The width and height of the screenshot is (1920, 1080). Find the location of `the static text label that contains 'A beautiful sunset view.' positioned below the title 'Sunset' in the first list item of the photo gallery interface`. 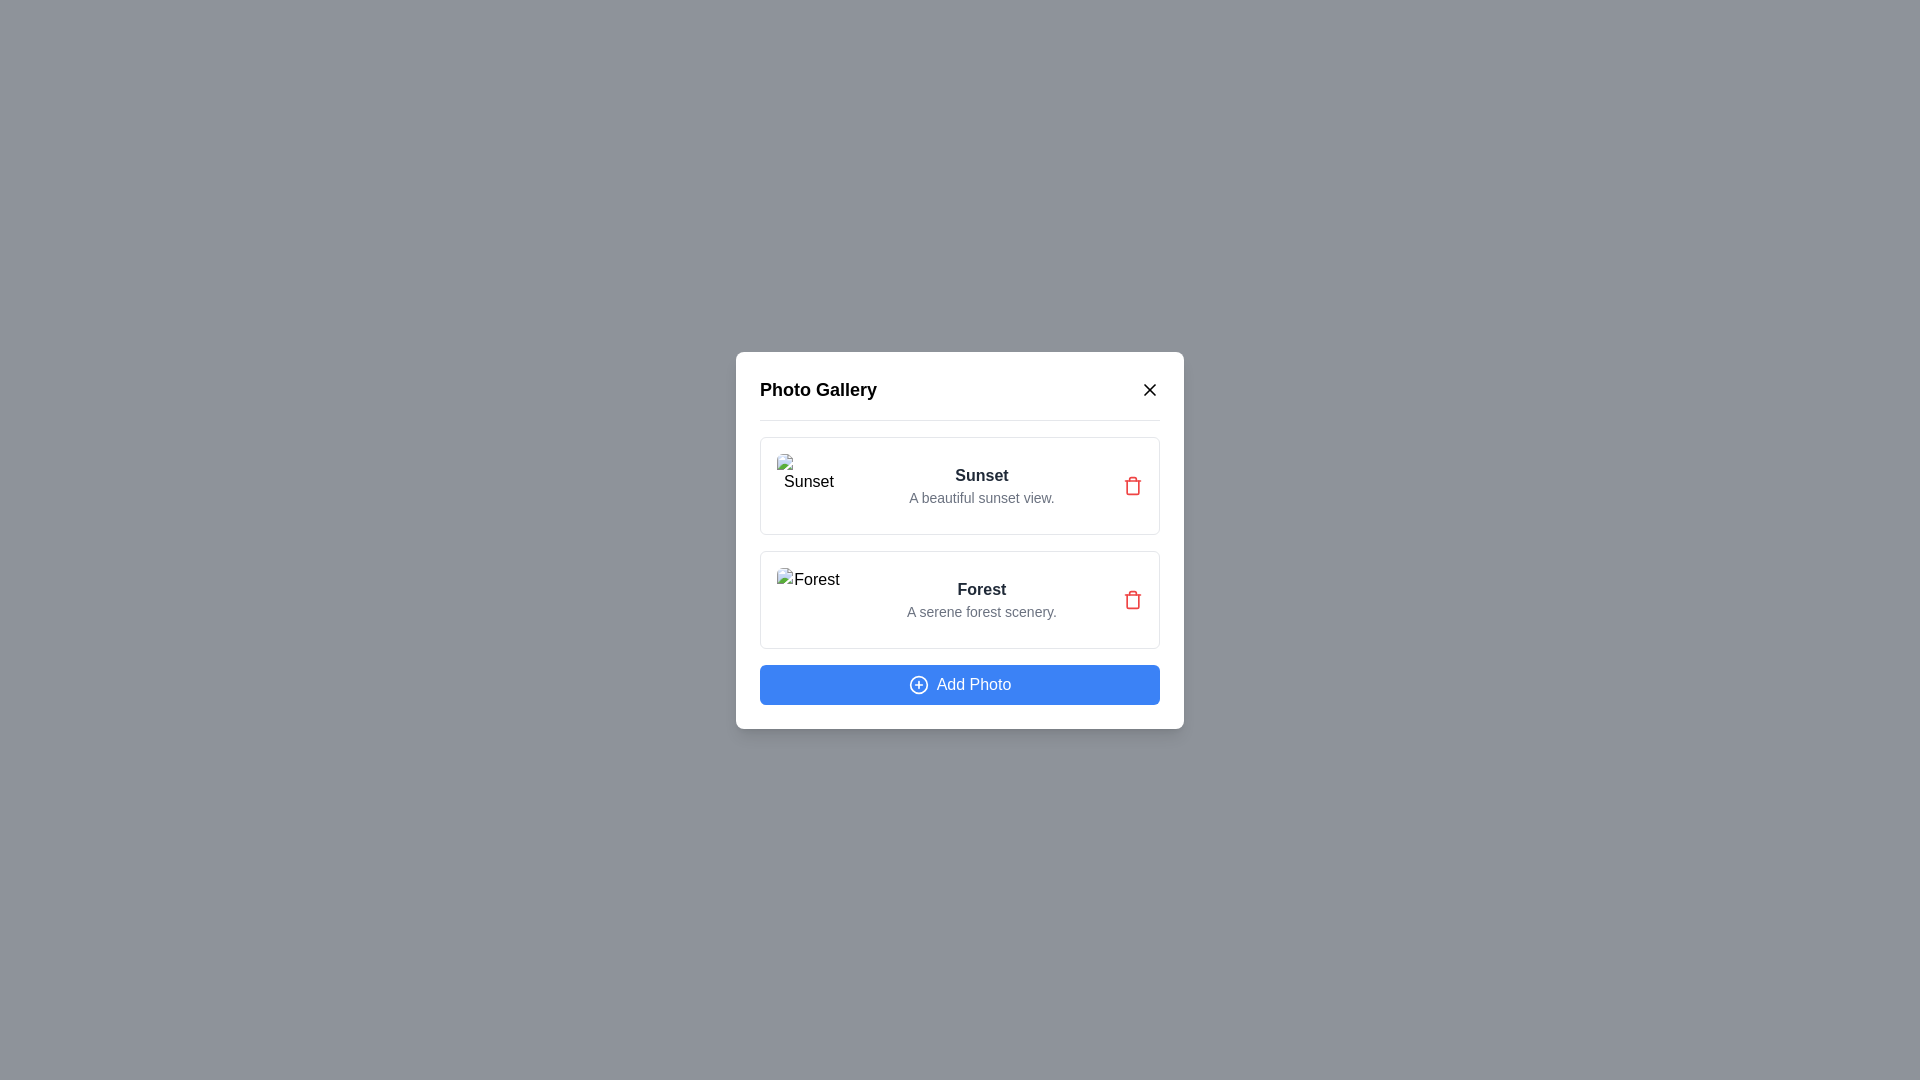

the static text label that contains 'A beautiful sunset view.' positioned below the title 'Sunset' in the first list item of the photo gallery interface is located at coordinates (982, 496).